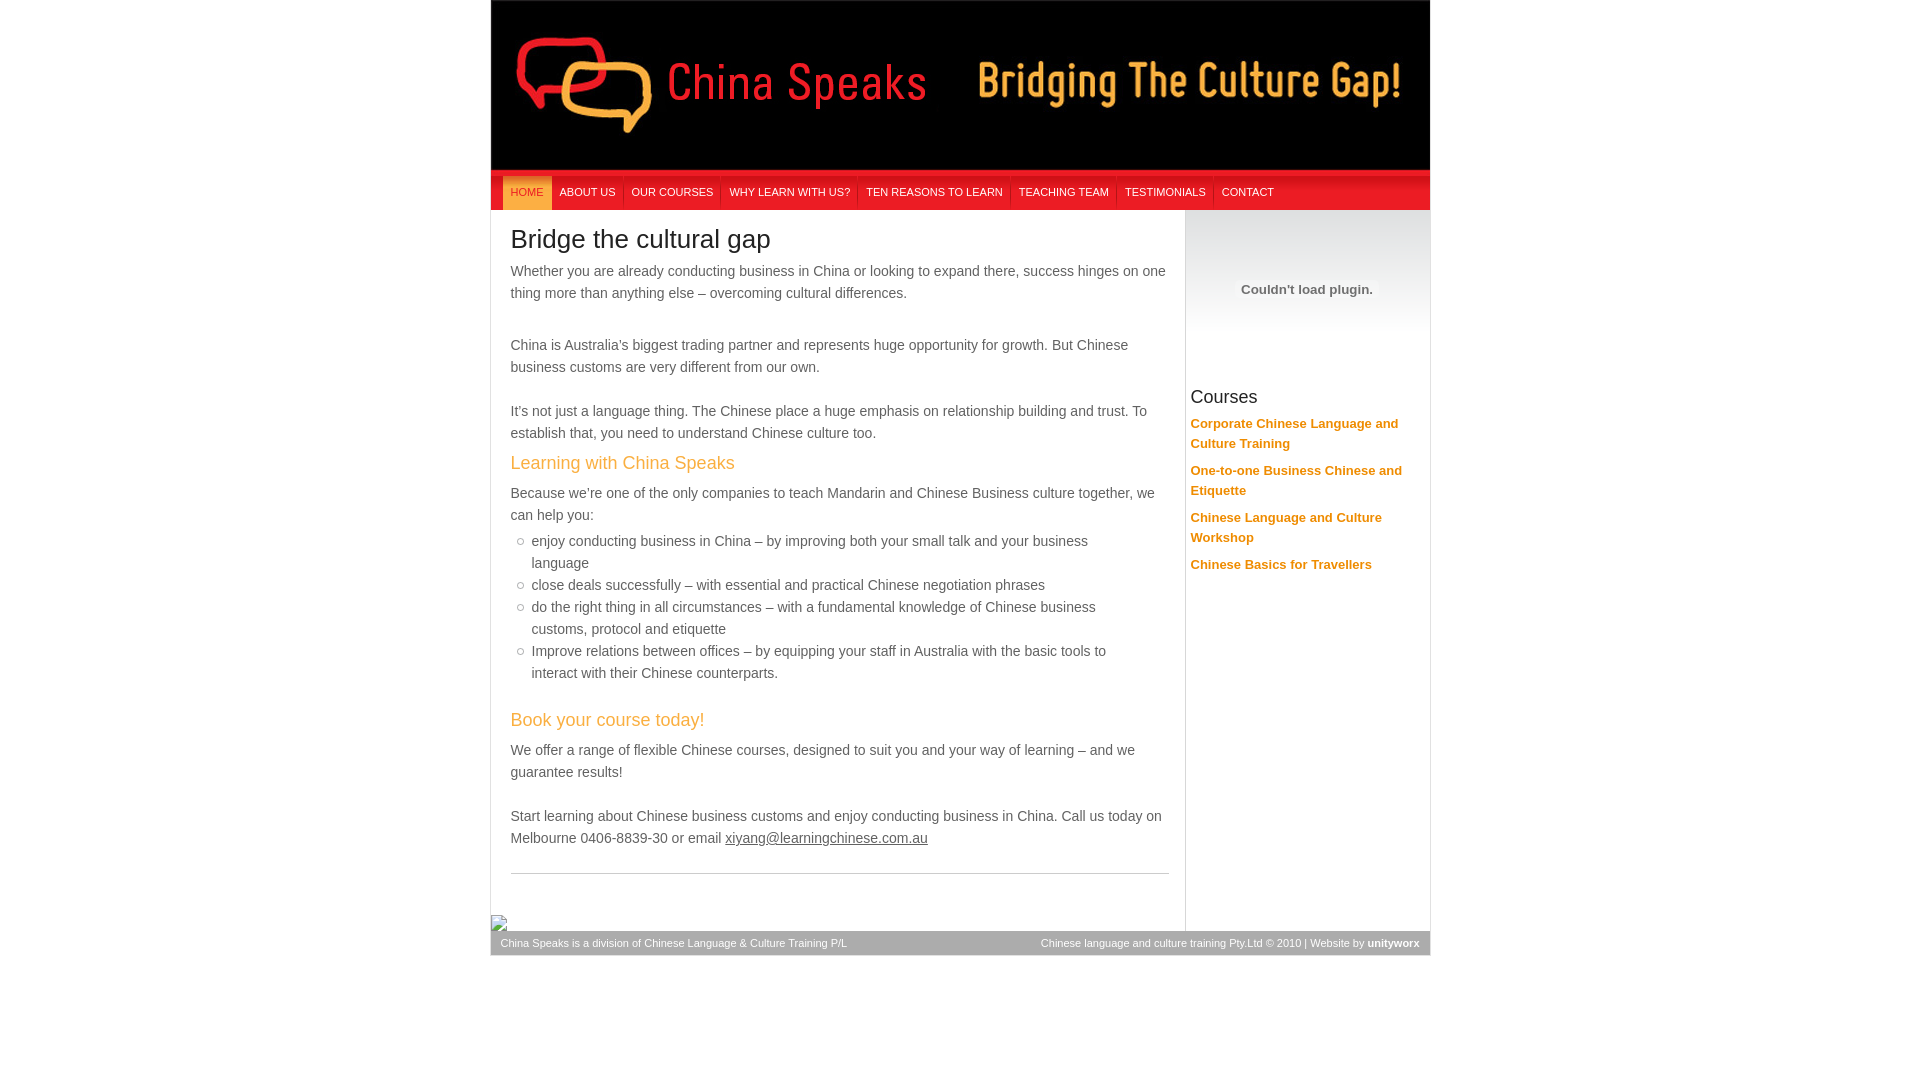 The image size is (1920, 1080). I want to click on 'WHY LEARN WITH US?', so click(720, 192).